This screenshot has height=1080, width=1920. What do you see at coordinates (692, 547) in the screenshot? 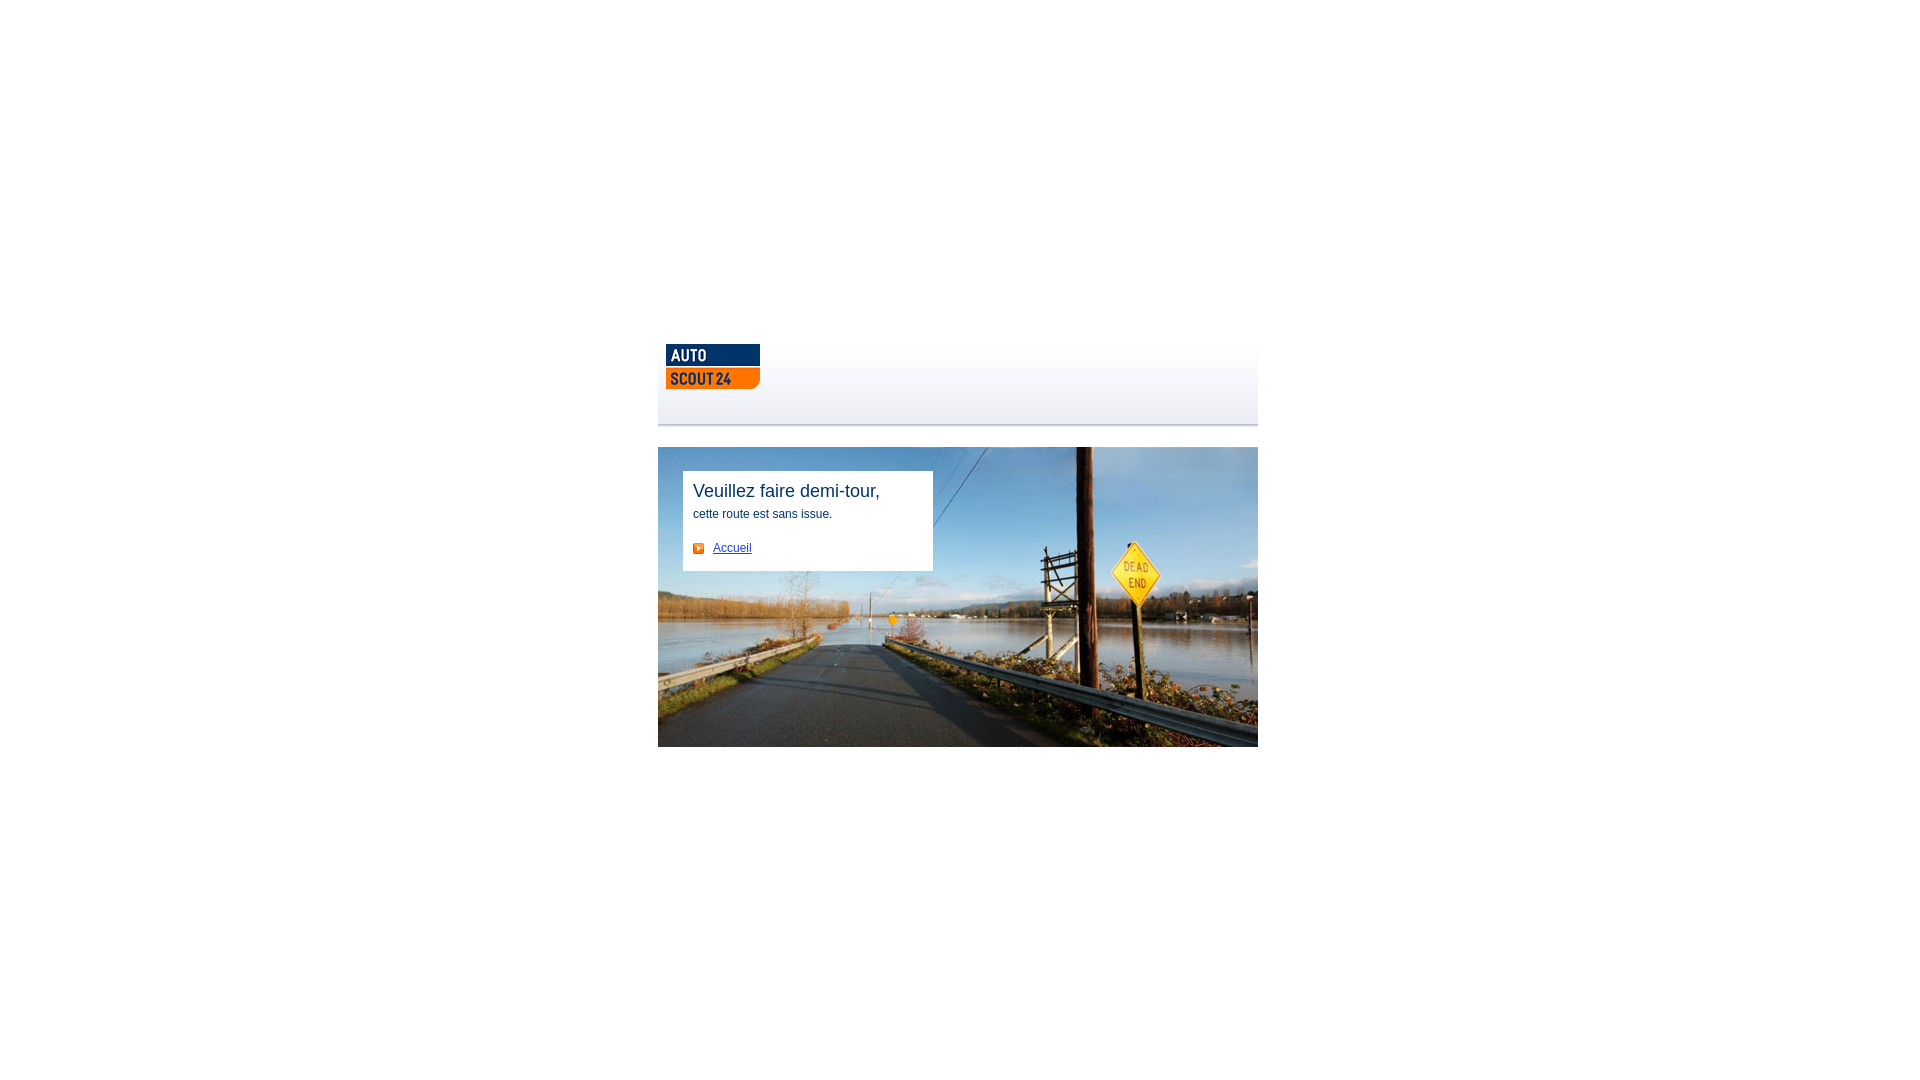
I see `'Accueil'` at bounding box center [692, 547].